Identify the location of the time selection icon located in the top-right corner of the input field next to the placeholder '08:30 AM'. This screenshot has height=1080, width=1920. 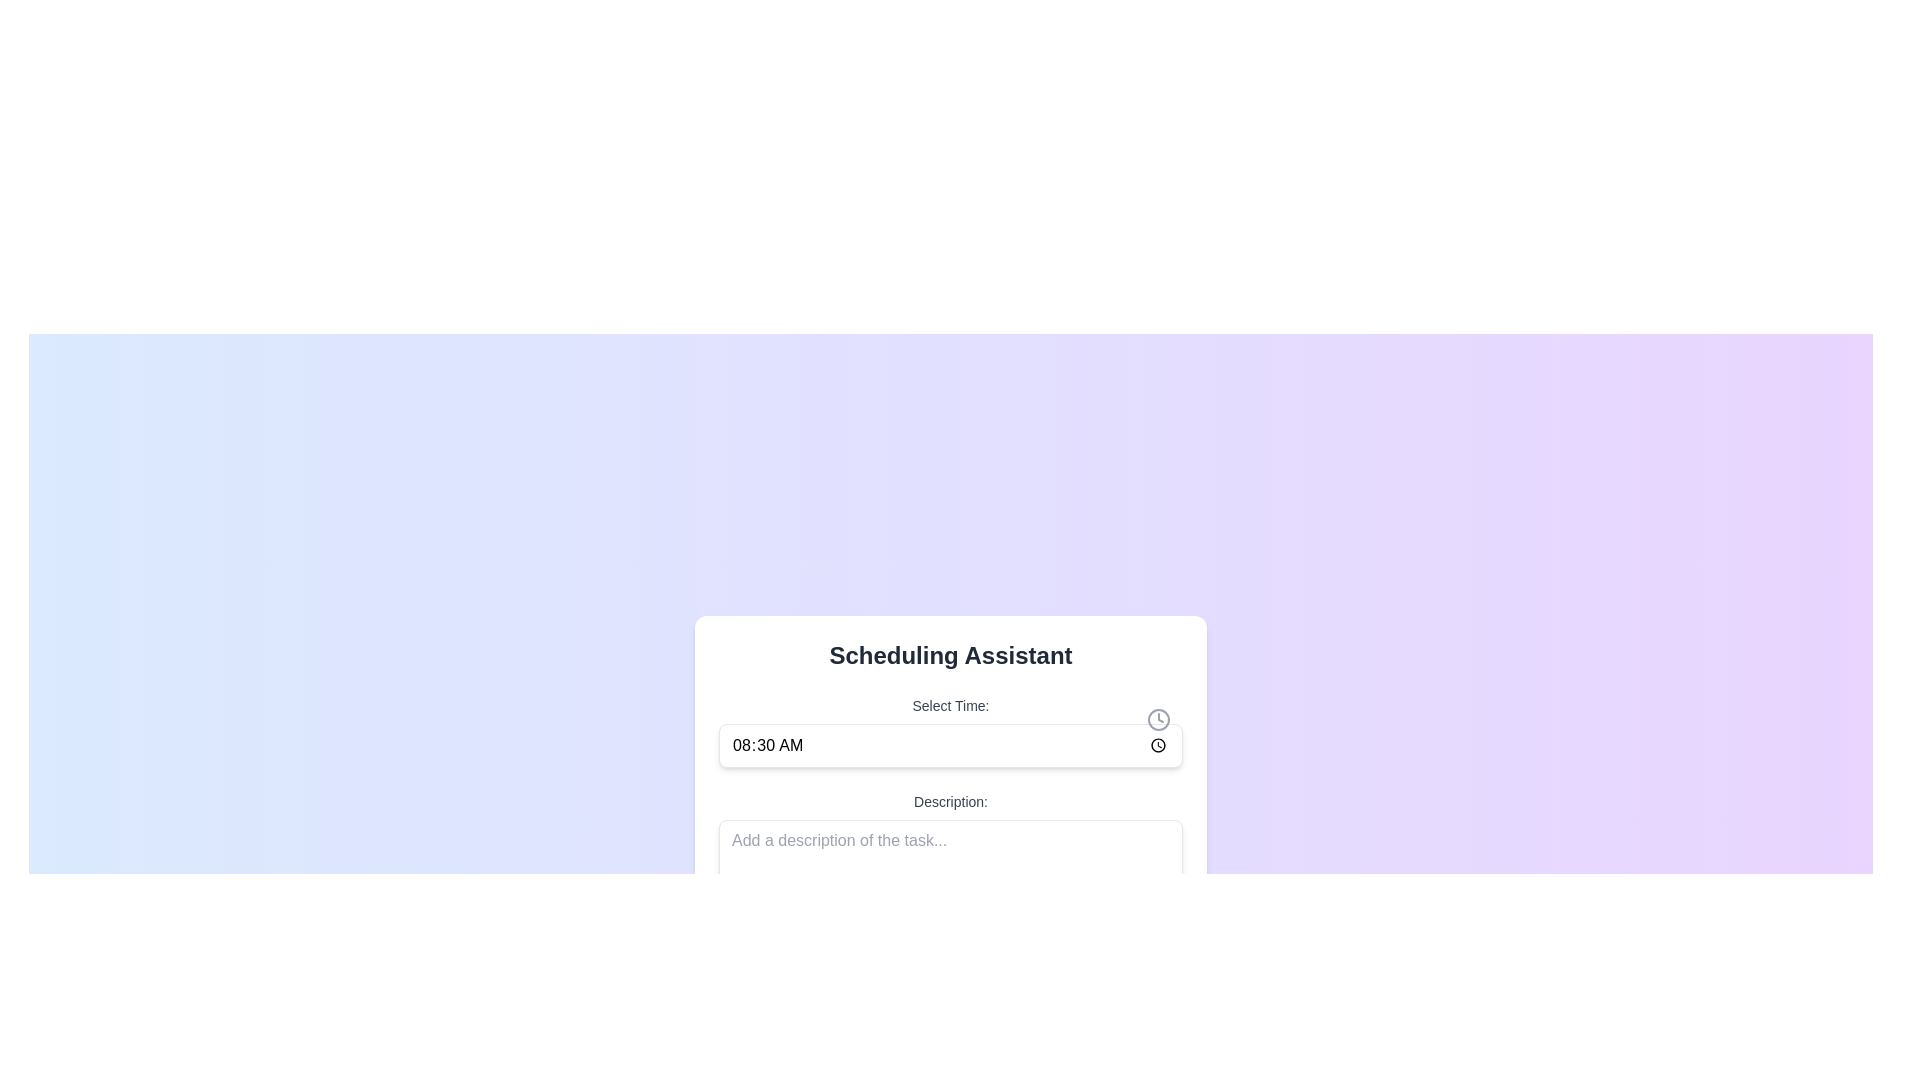
(1158, 718).